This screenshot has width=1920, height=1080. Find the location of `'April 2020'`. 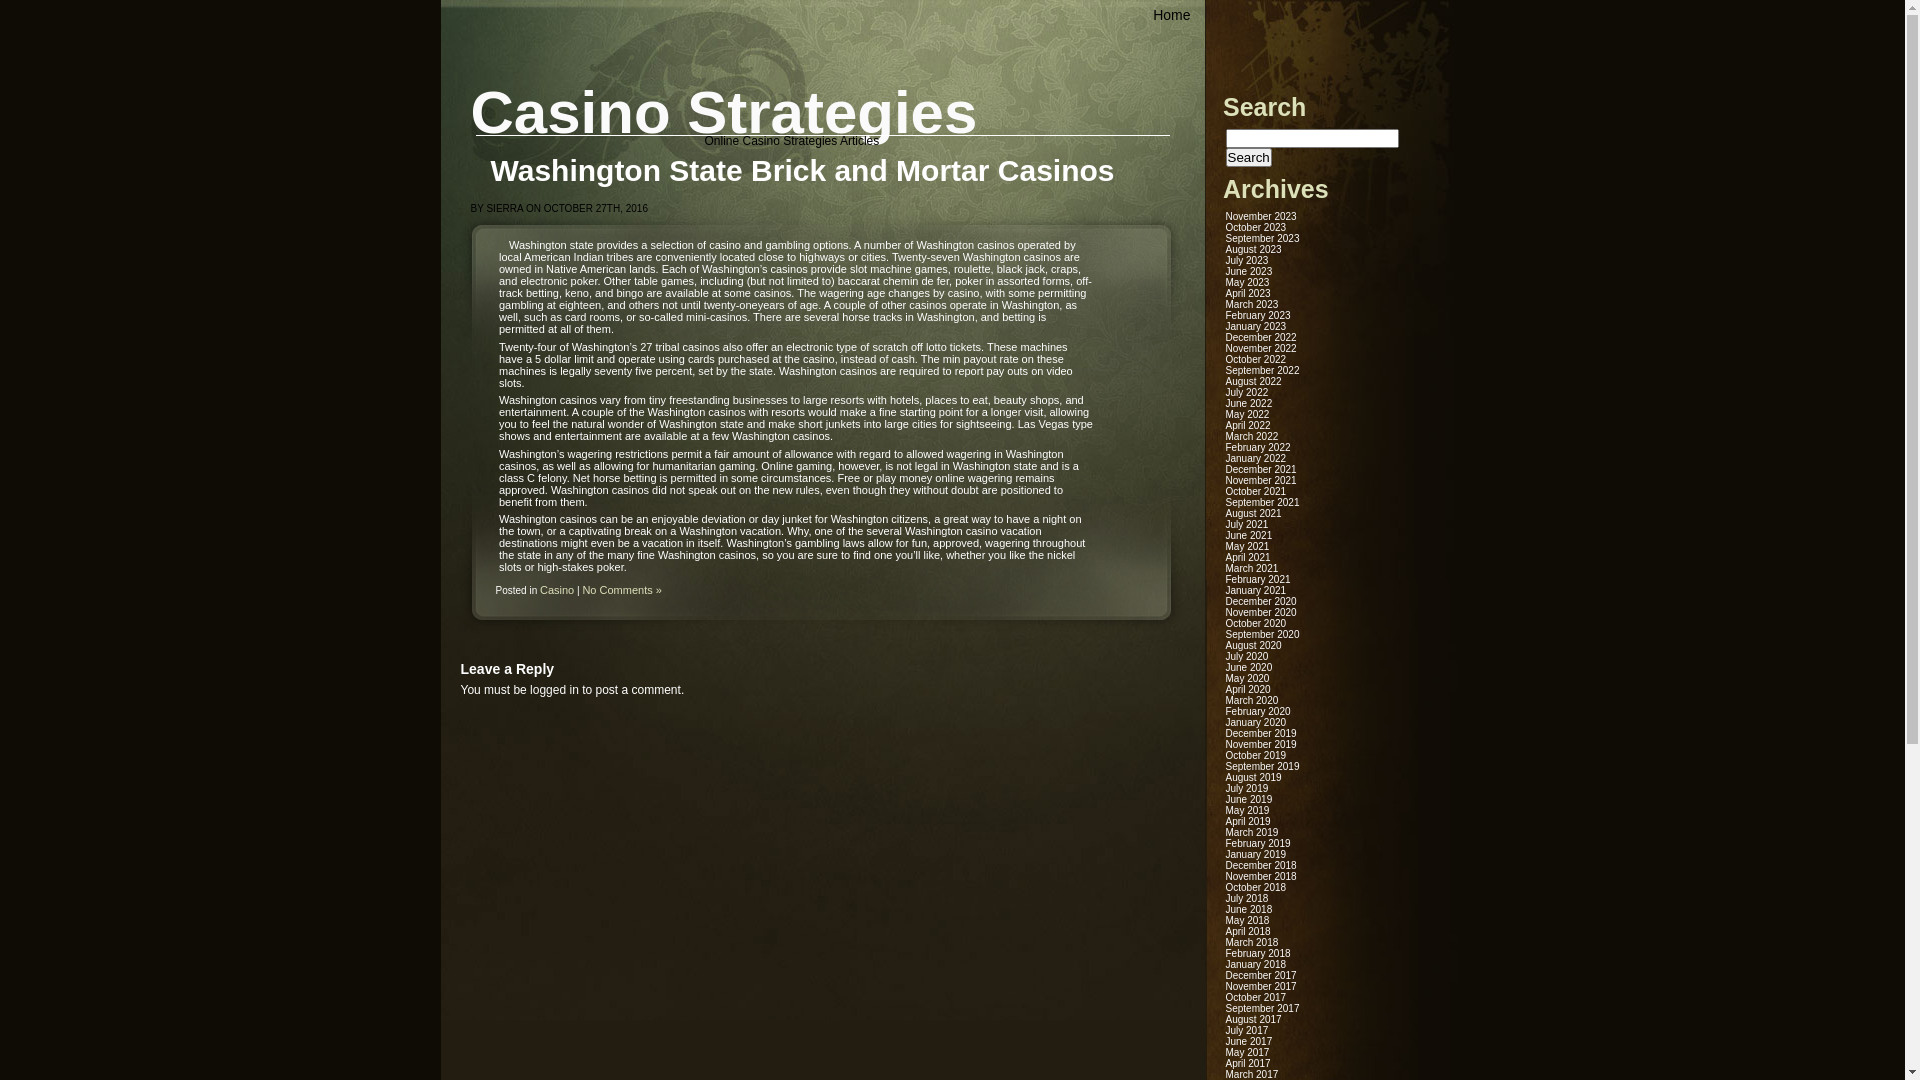

'April 2020' is located at coordinates (1247, 688).